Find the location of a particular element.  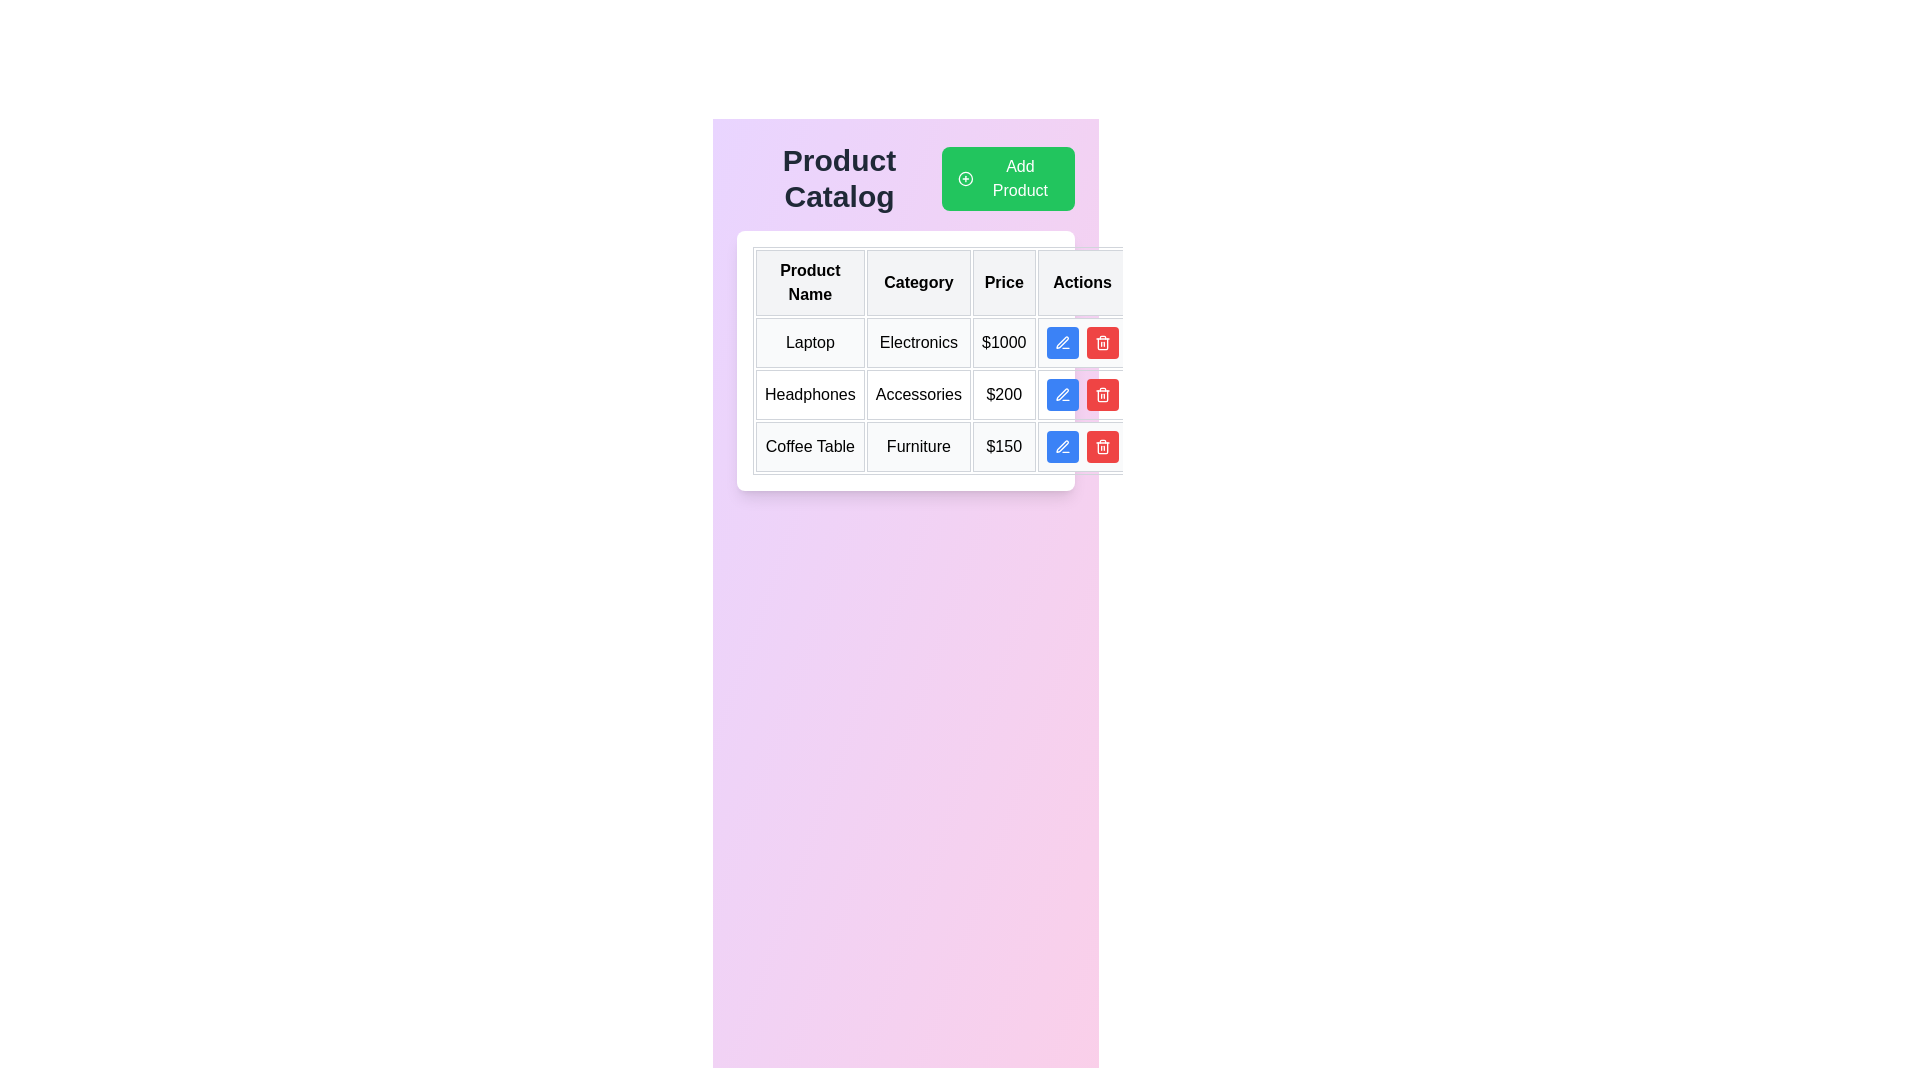

the red button with a white trash can icon in the third position of the 'Actions' column for the 'Coffee Table' row is located at coordinates (1101, 342).